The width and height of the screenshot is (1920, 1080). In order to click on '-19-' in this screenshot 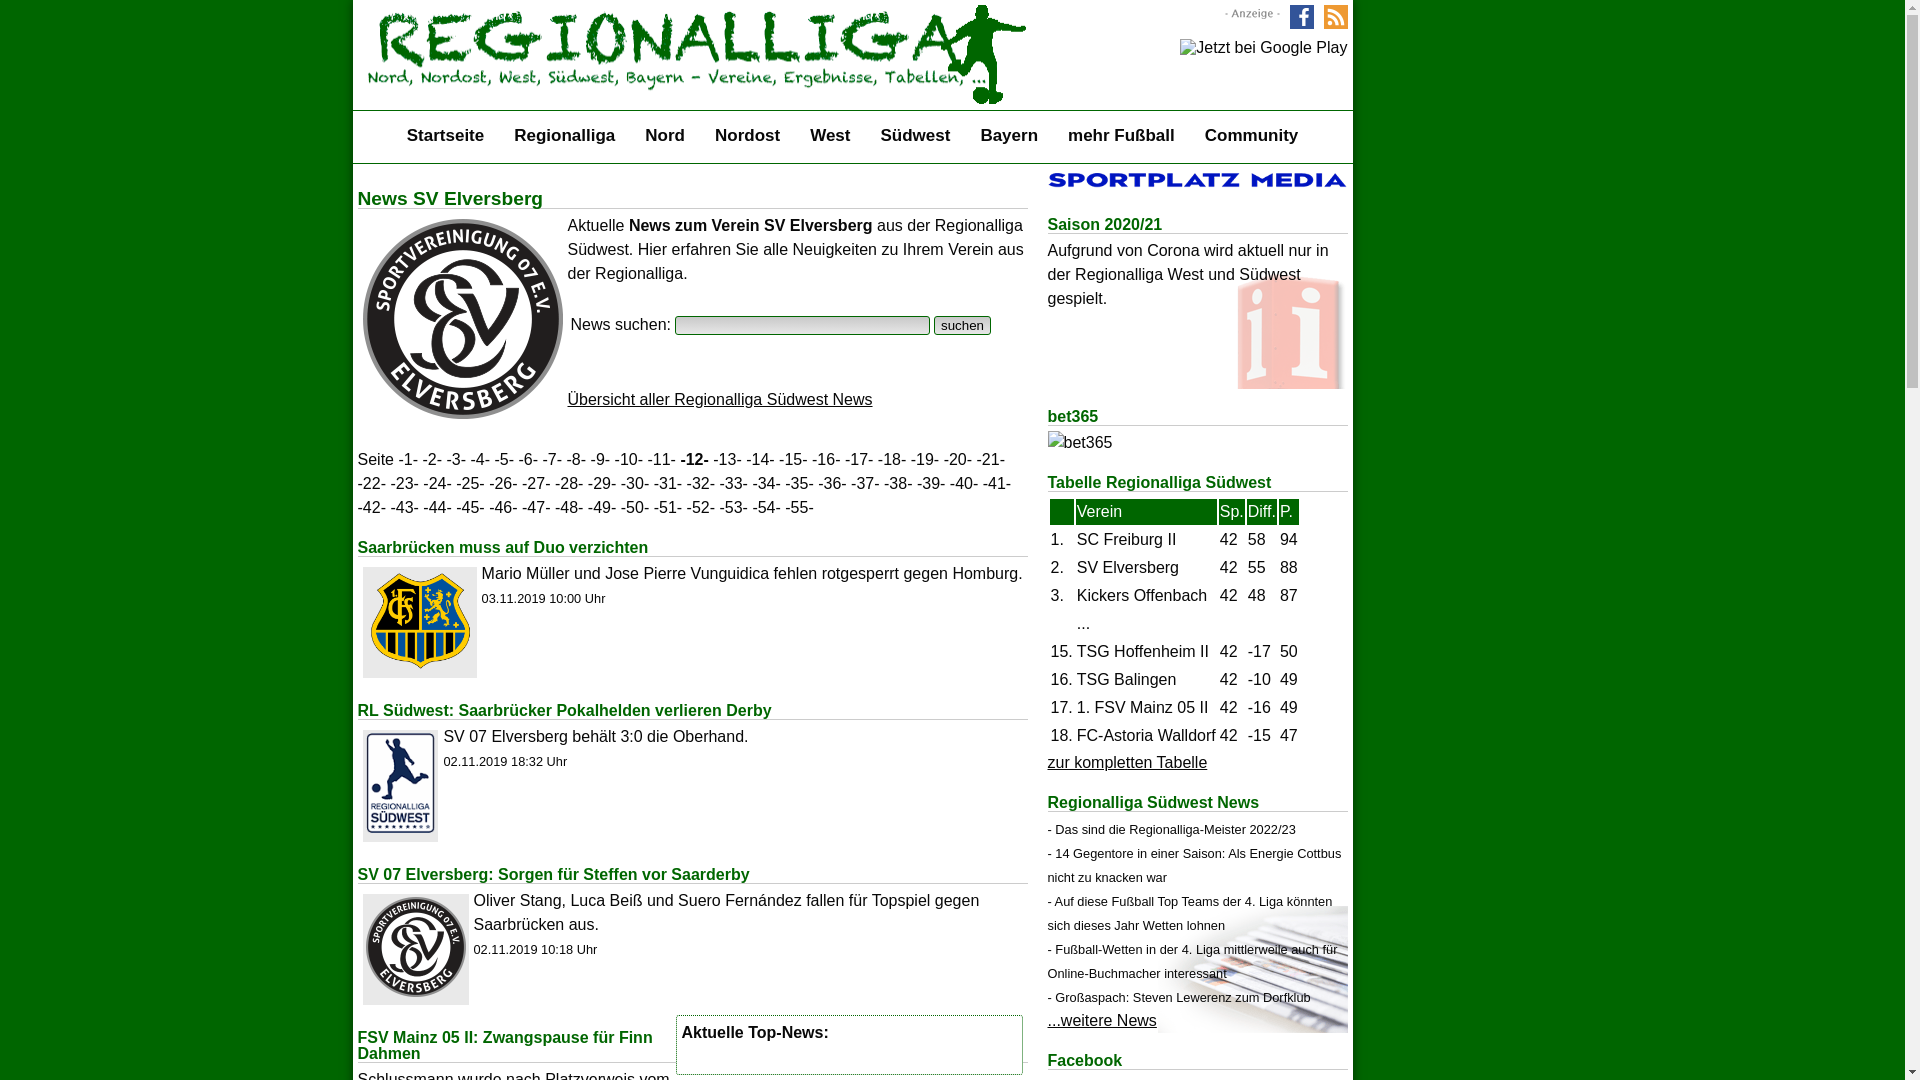, I will do `click(910, 459)`.